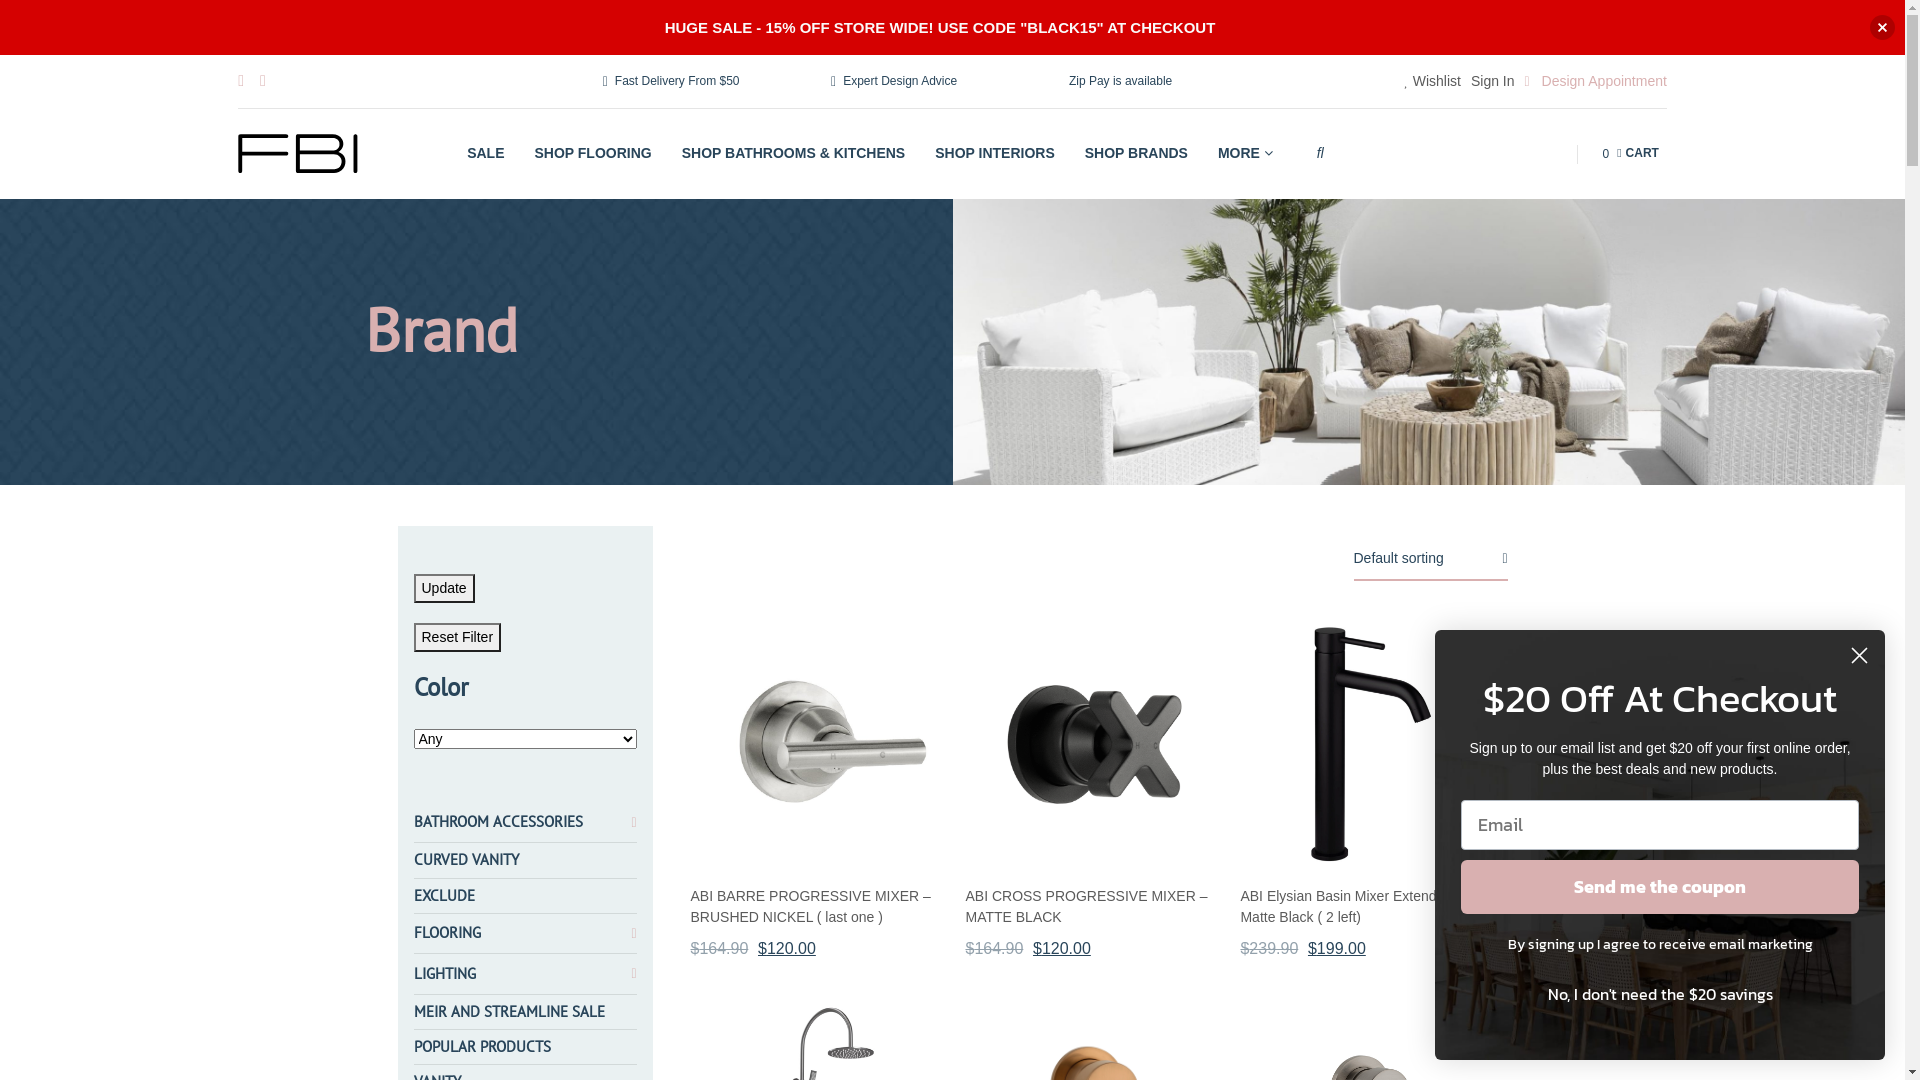  Describe the element at coordinates (1460, 992) in the screenshot. I see `'No, I don't need the $20 savings'` at that location.